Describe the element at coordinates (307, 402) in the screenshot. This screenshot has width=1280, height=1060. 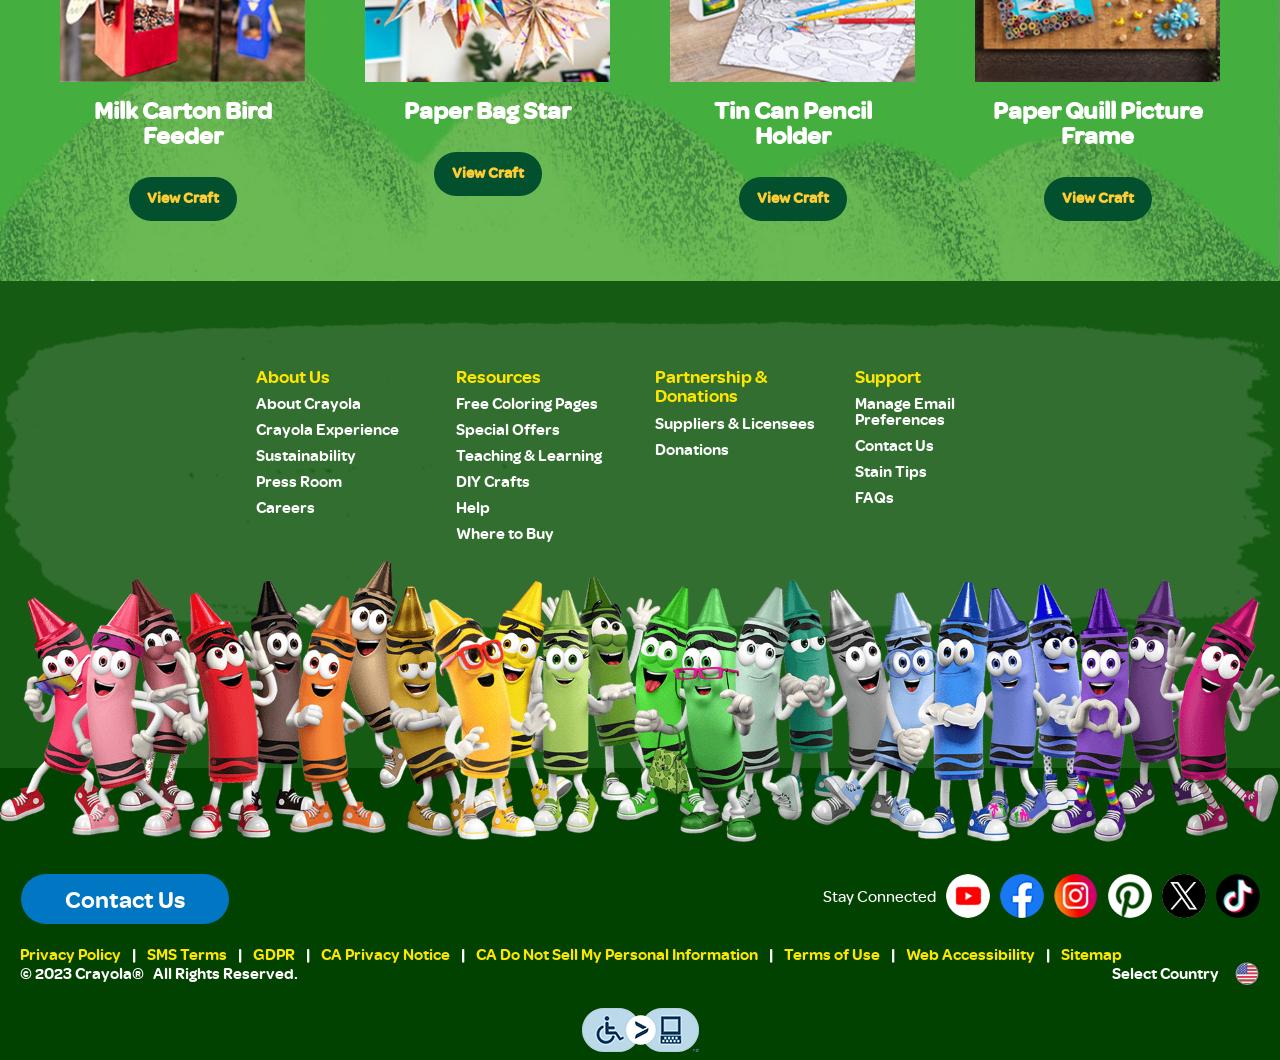
I see `'About Crayola'` at that location.